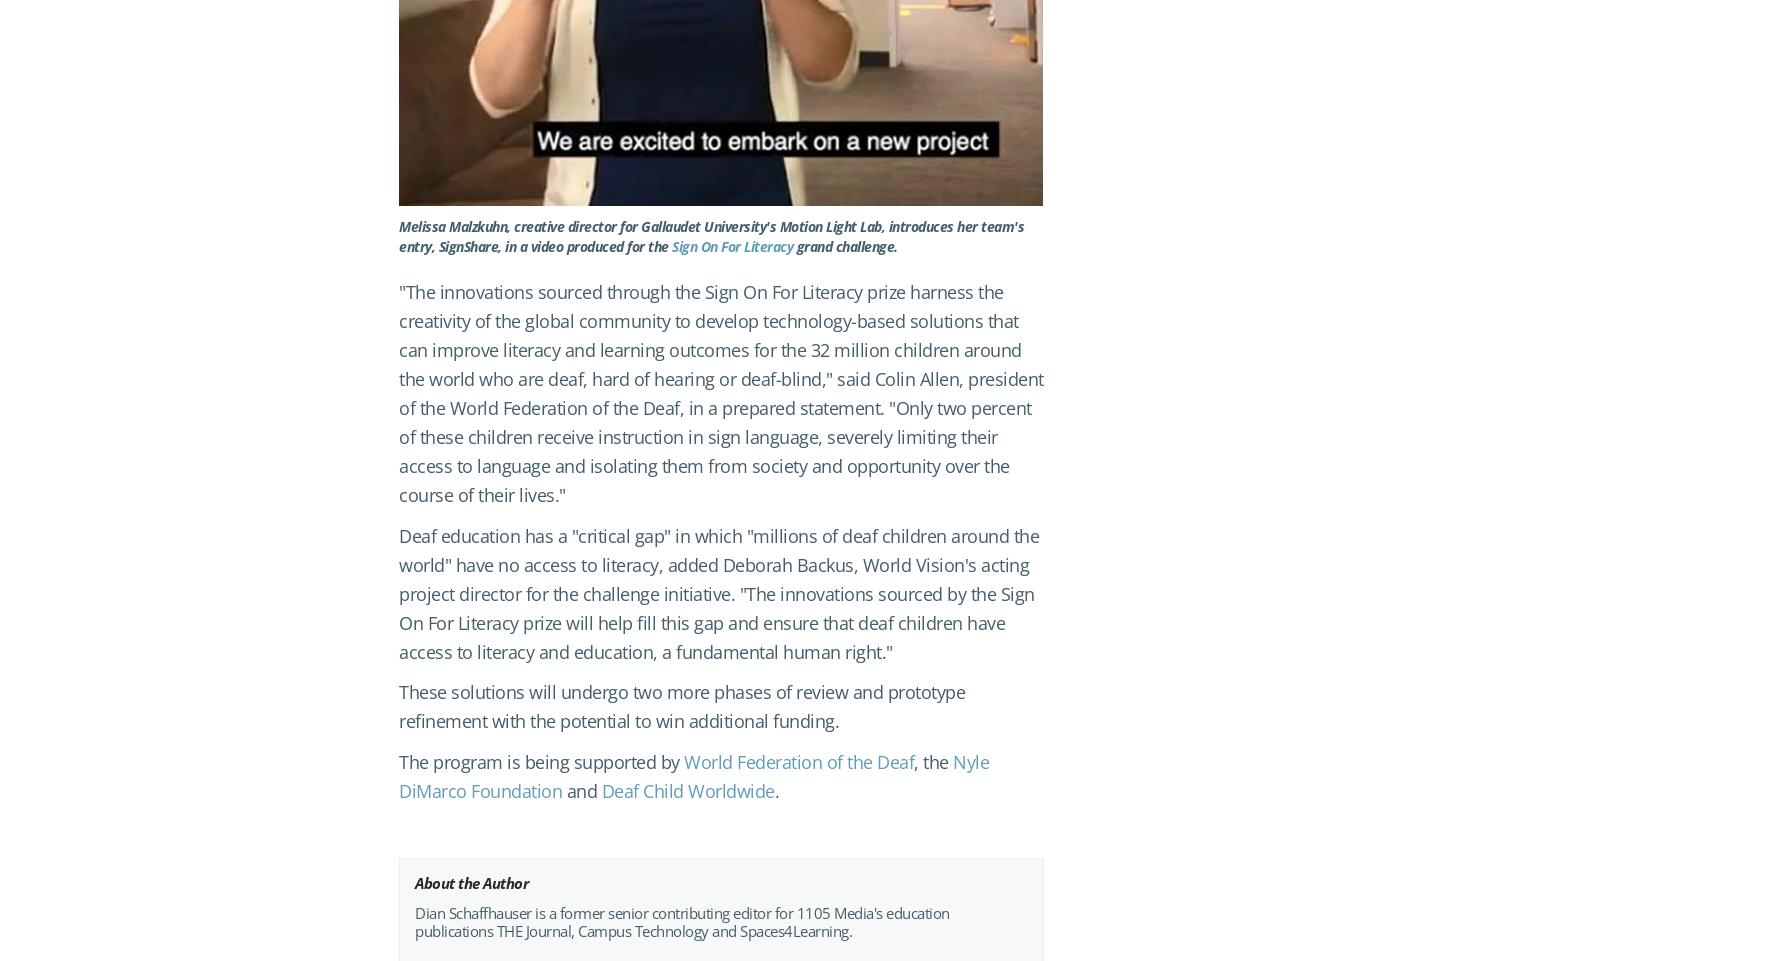  Describe the element at coordinates (798, 760) in the screenshot. I see `'World Federation of the Deaf'` at that location.